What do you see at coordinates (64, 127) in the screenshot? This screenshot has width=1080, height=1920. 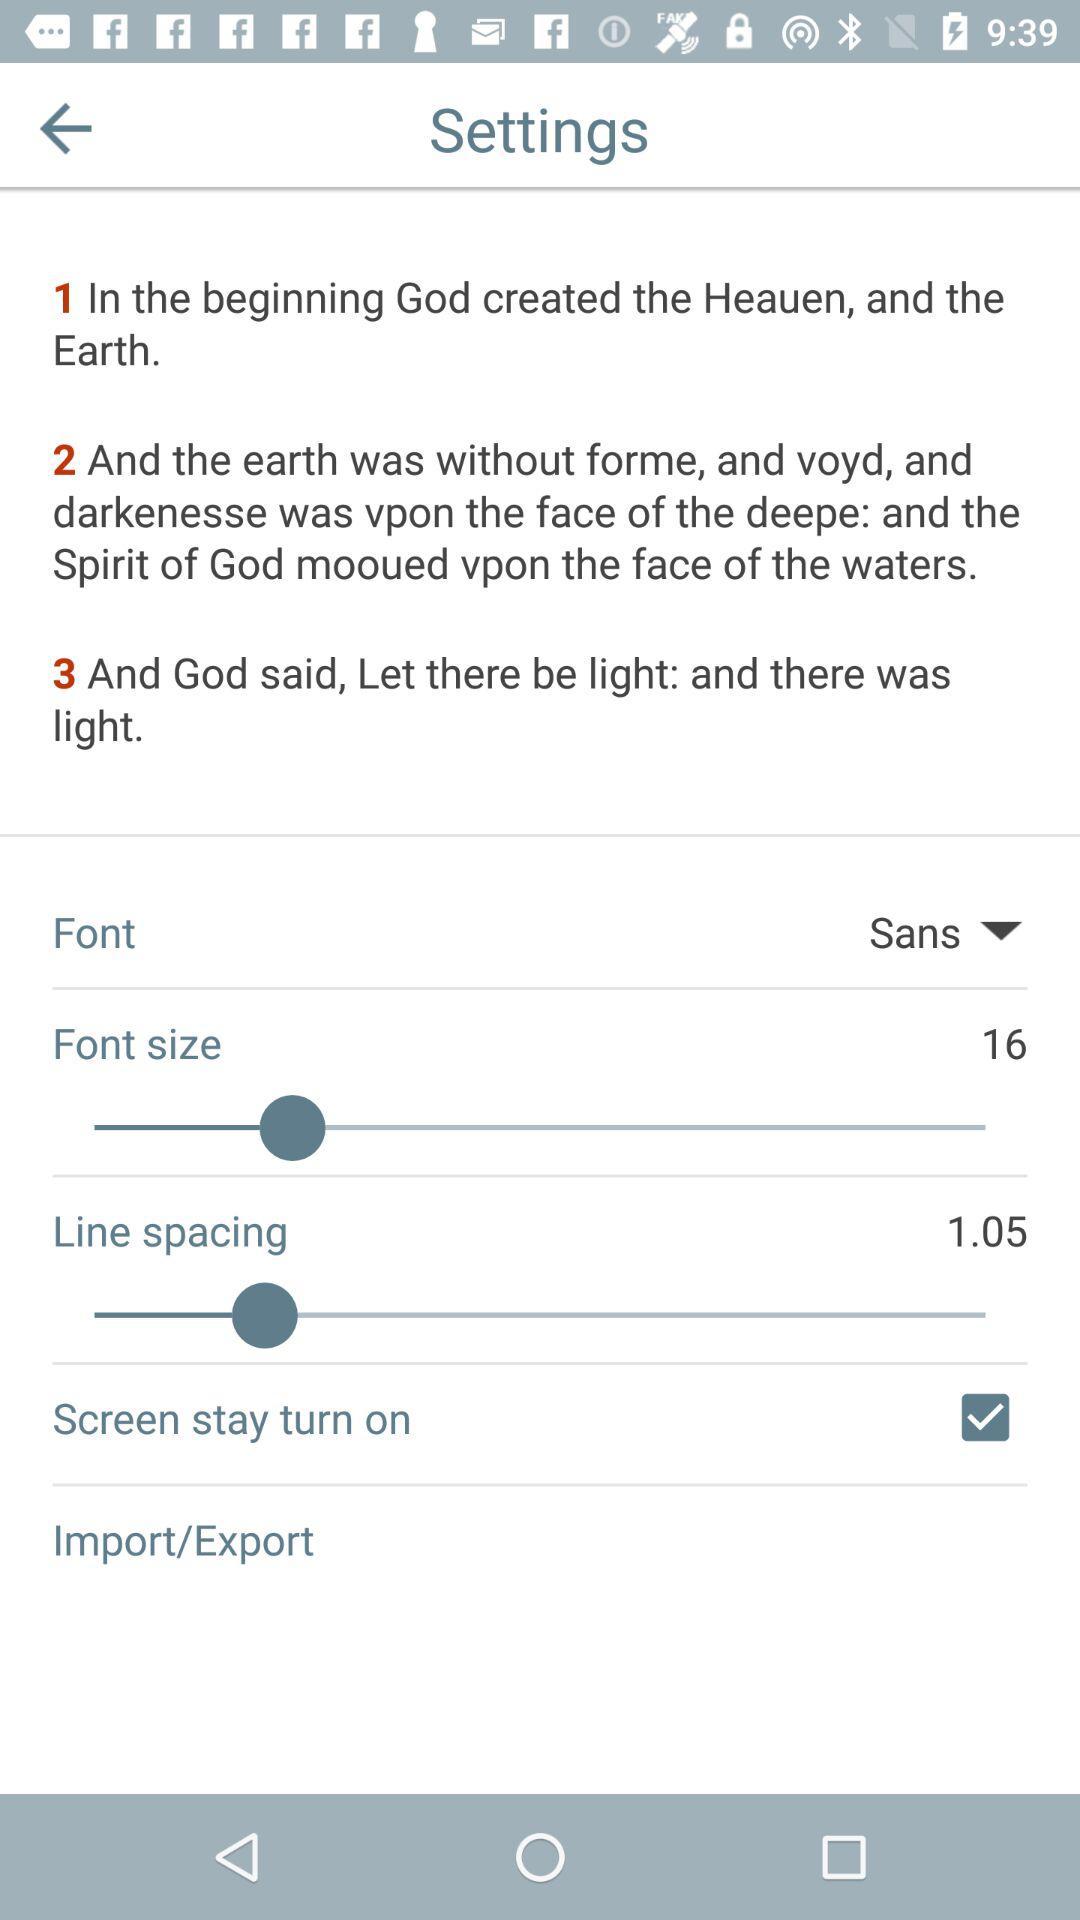 I see `the app to the left of the settings item` at bounding box center [64, 127].